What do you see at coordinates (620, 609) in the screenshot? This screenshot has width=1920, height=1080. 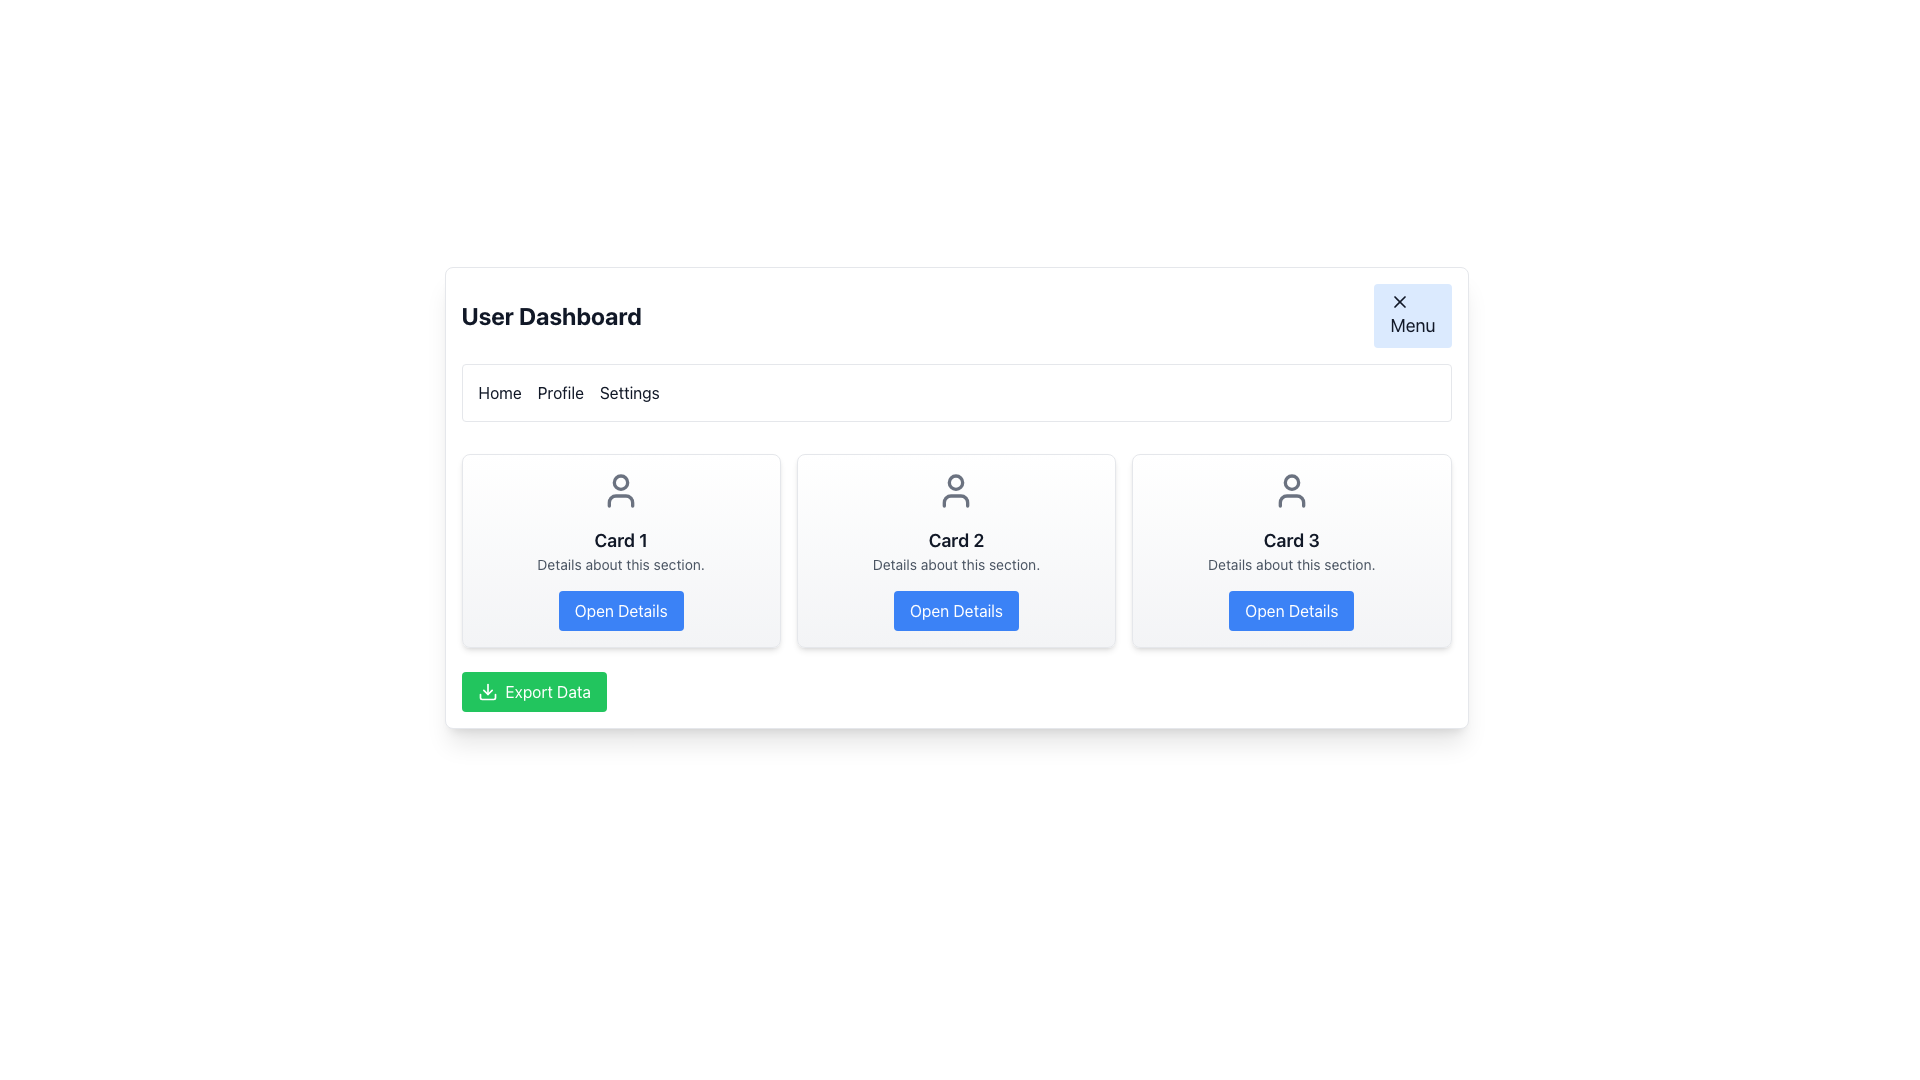 I see `the button located at the bottom center of the first card` at bounding box center [620, 609].